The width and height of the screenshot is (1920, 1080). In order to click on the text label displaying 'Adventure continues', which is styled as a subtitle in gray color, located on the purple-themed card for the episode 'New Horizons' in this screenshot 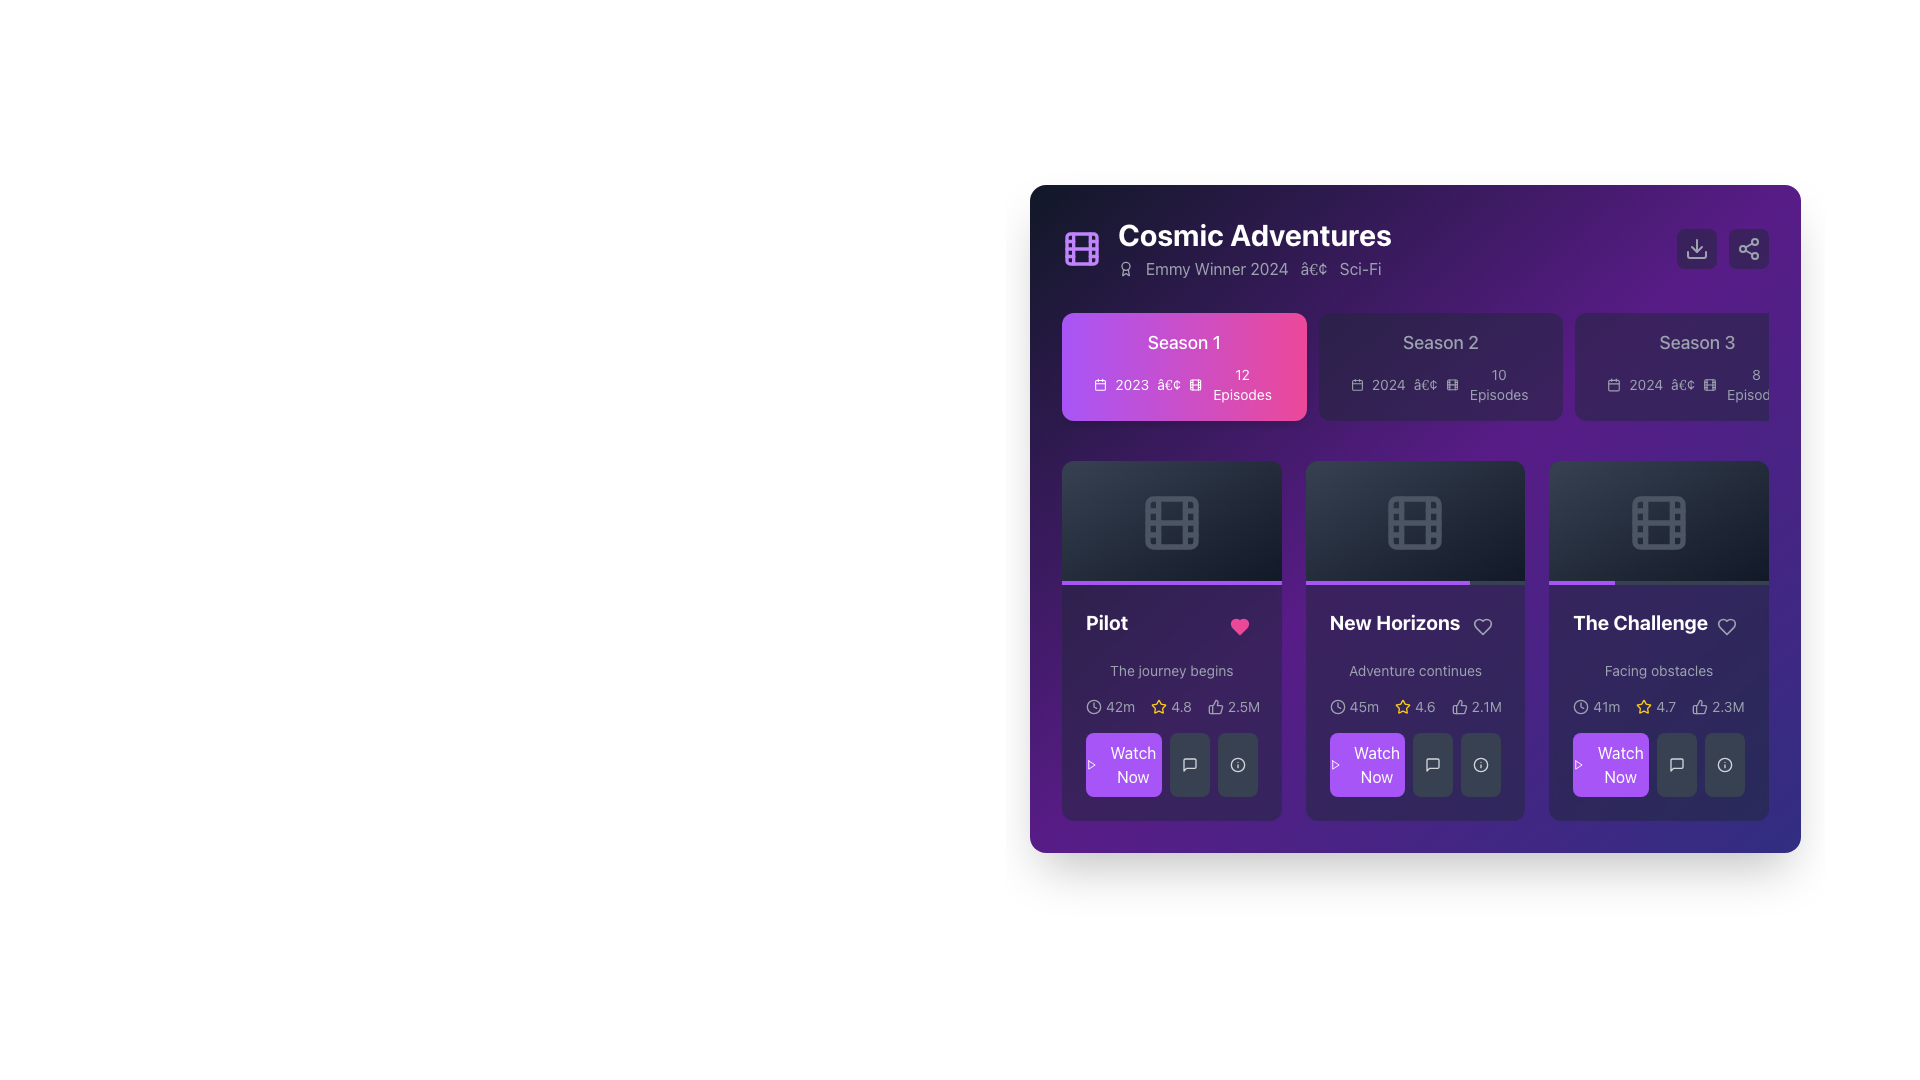, I will do `click(1414, 670)`.